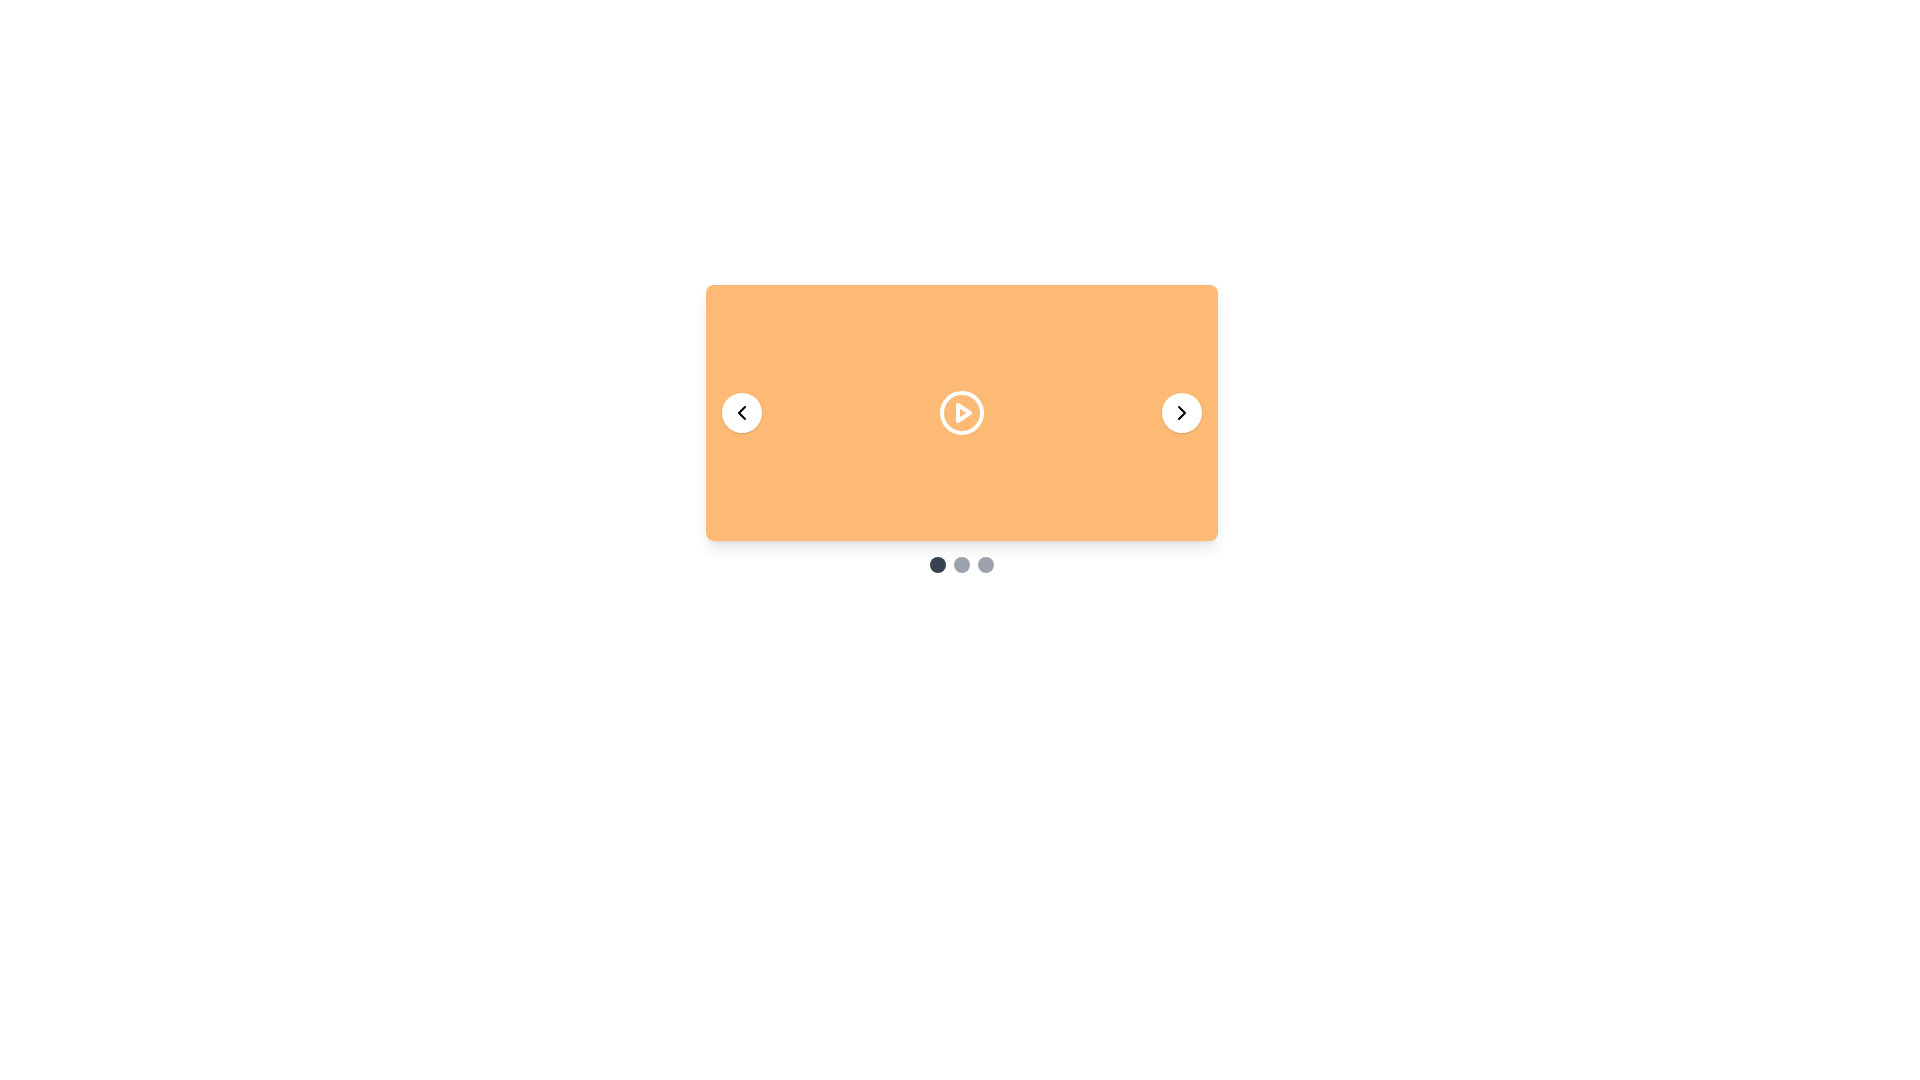 This screenshot has width=1920, height=1080. I want to click on the second radio button in a row of three, positioned between a darker gray button on the left and a lighter gray button on the right, located beneath a large banner-like section with navigational controls, so click(961, 564).